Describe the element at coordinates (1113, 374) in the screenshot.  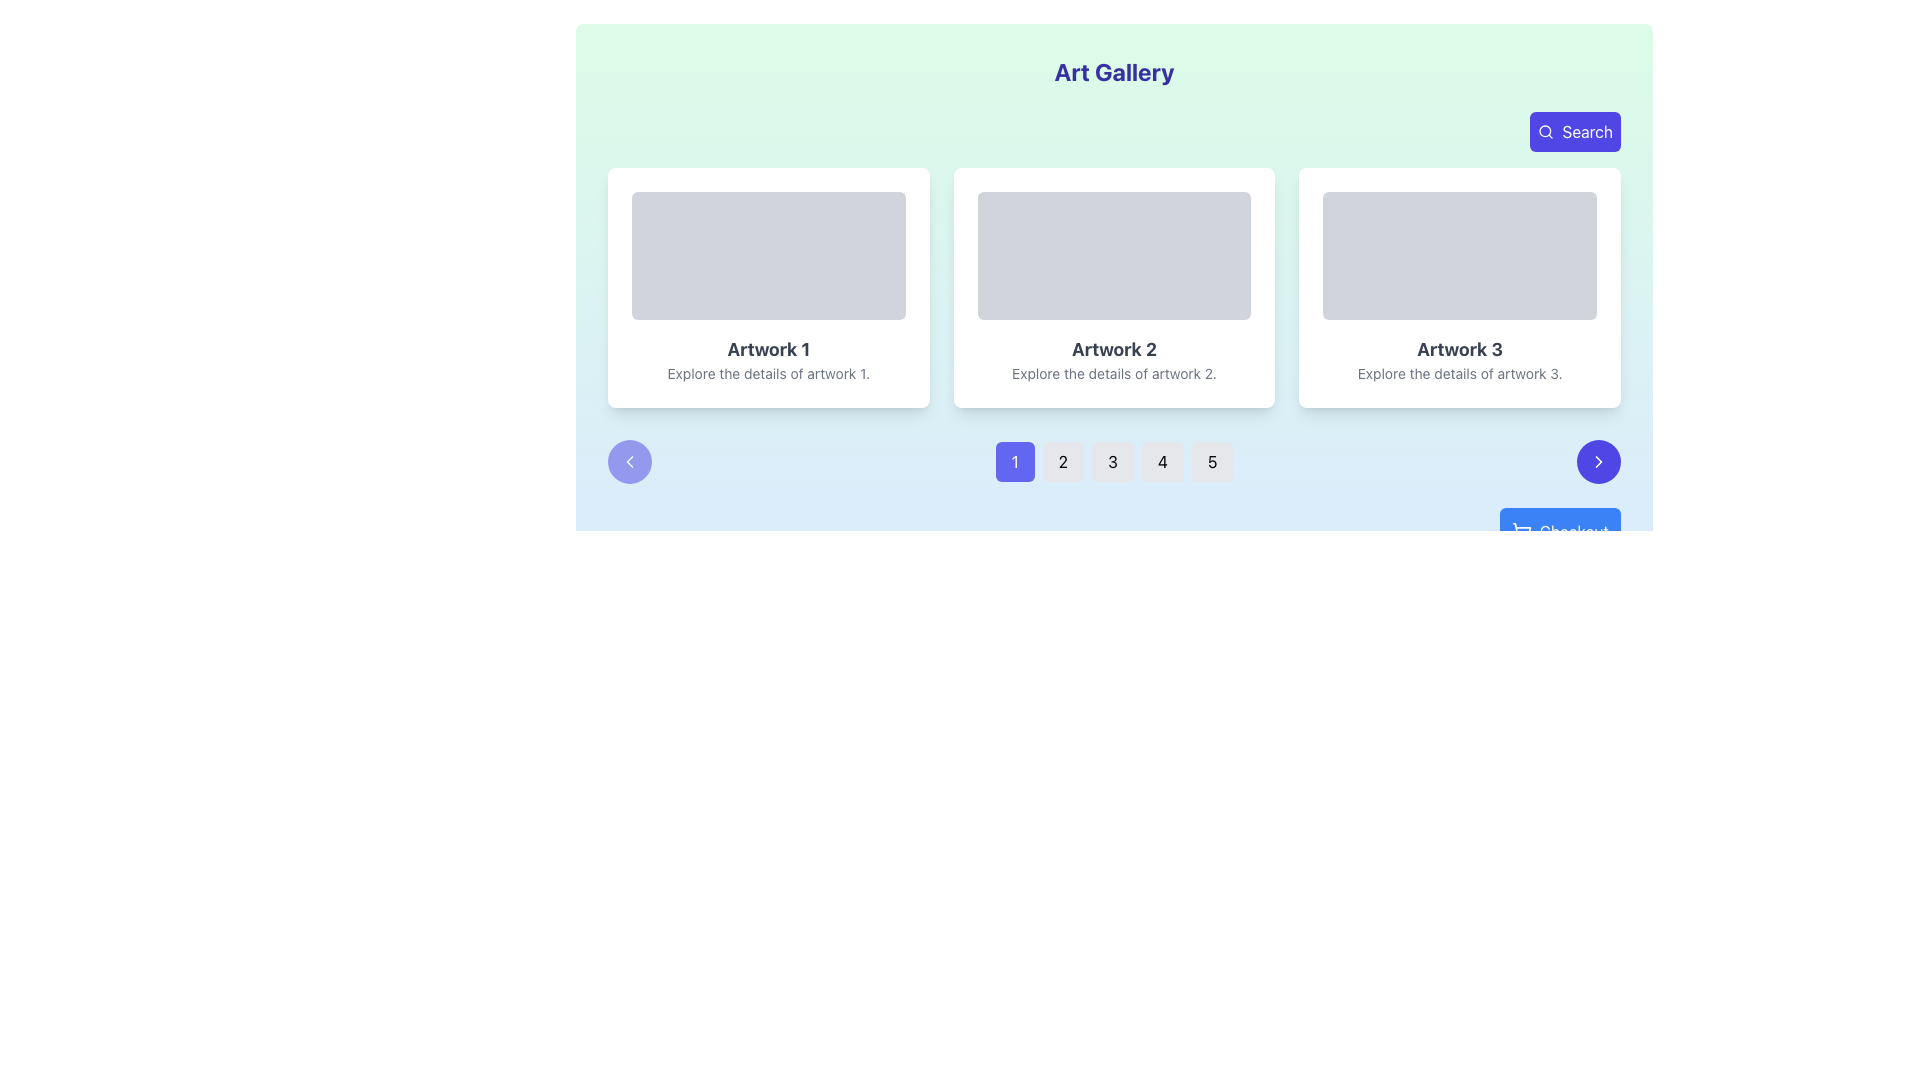
I see `the text label stating 'Explore the details of artwork 2', which is styled in a small gray font and positioned beneath the headline 'Artwork 2' in a white card layout` at that location.